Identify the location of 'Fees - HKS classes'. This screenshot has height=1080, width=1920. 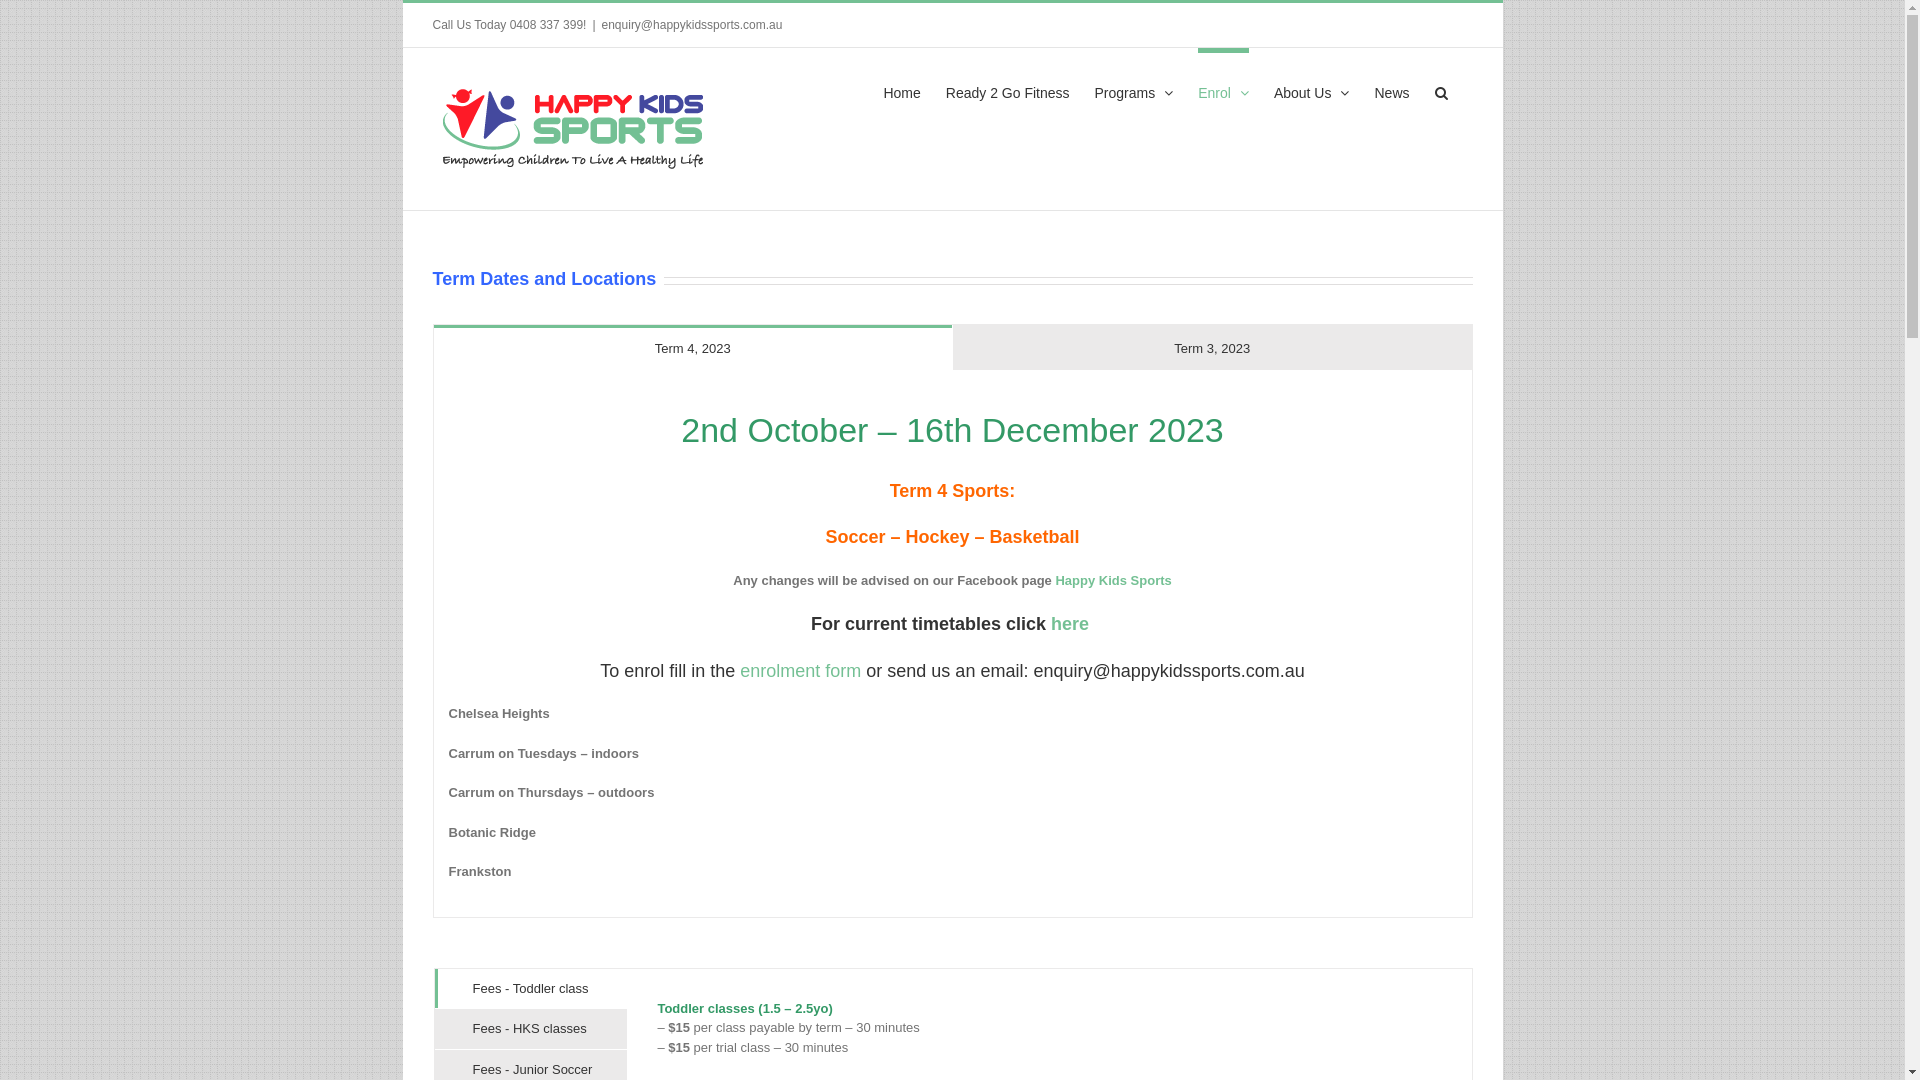
(530, 1029).